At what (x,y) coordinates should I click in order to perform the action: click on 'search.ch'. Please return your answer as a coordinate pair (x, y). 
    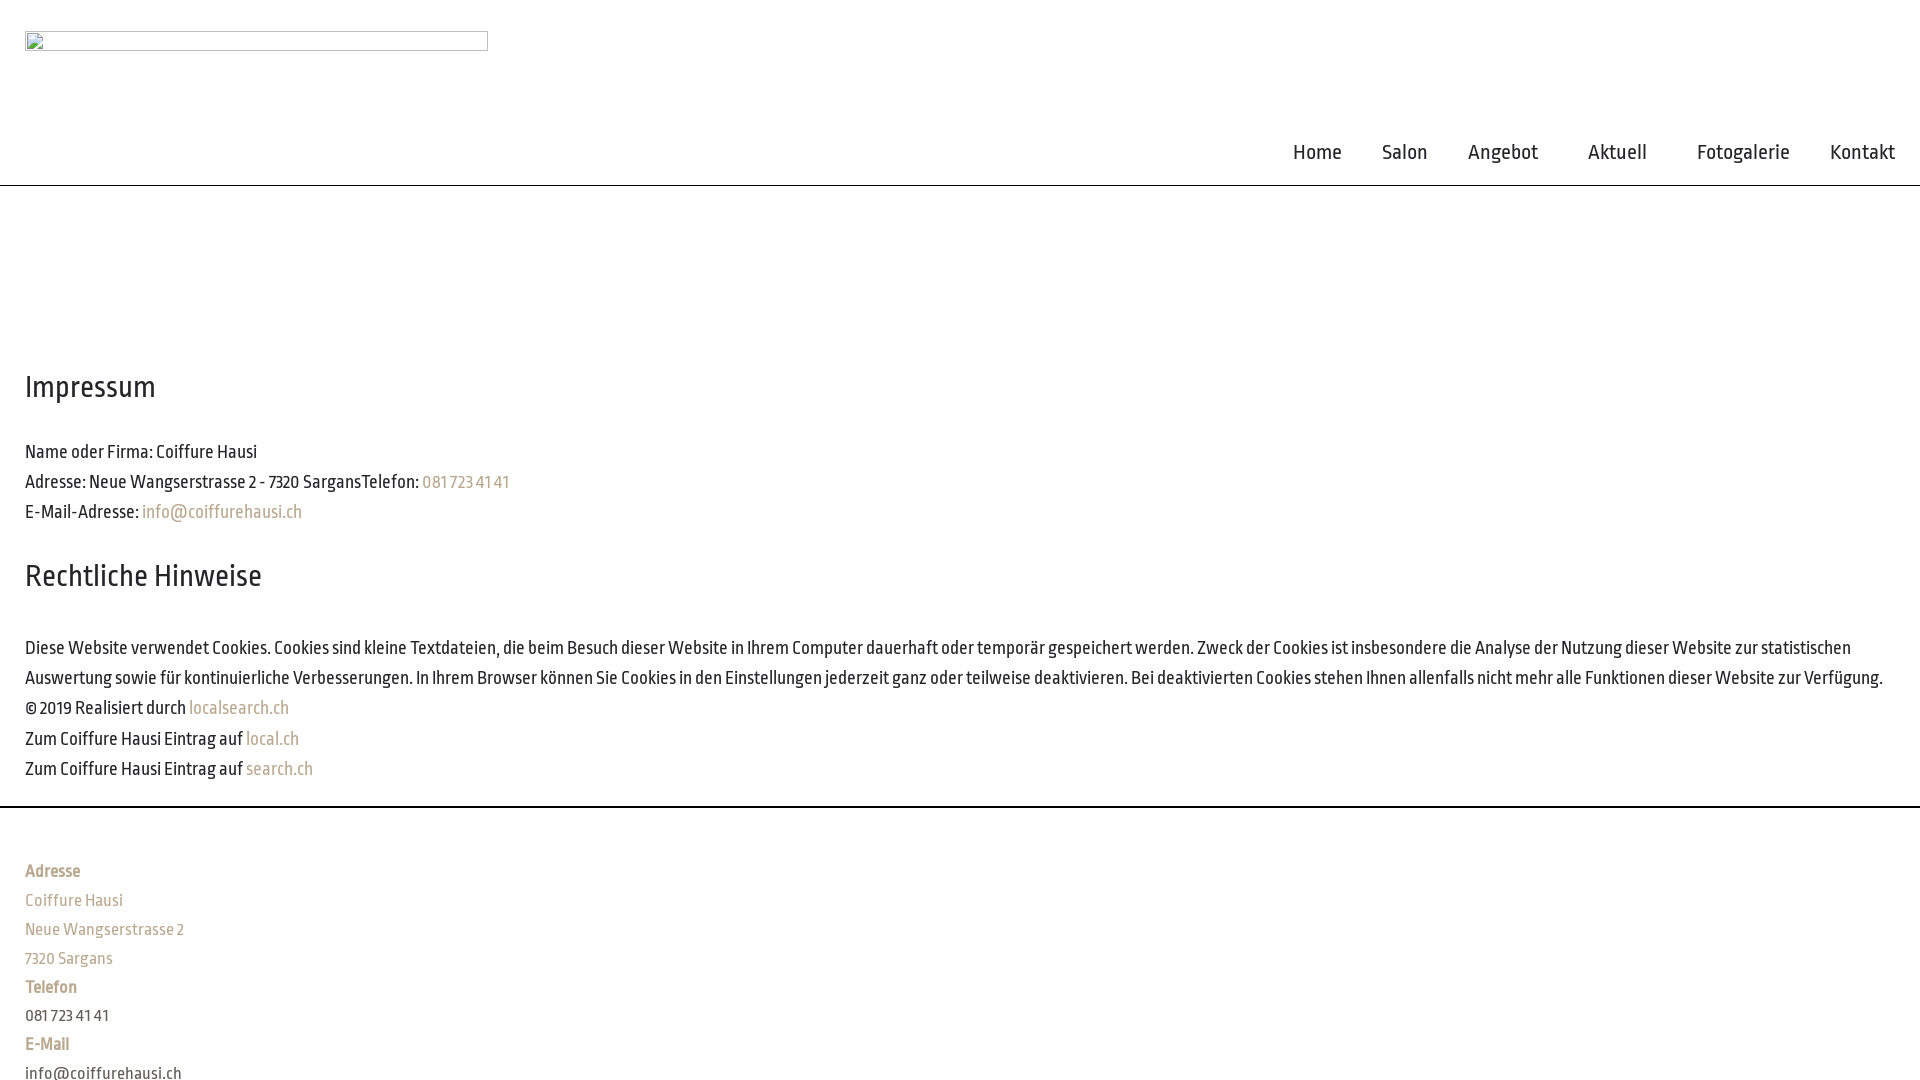
    Looking at the image, I should click on (278, 767).